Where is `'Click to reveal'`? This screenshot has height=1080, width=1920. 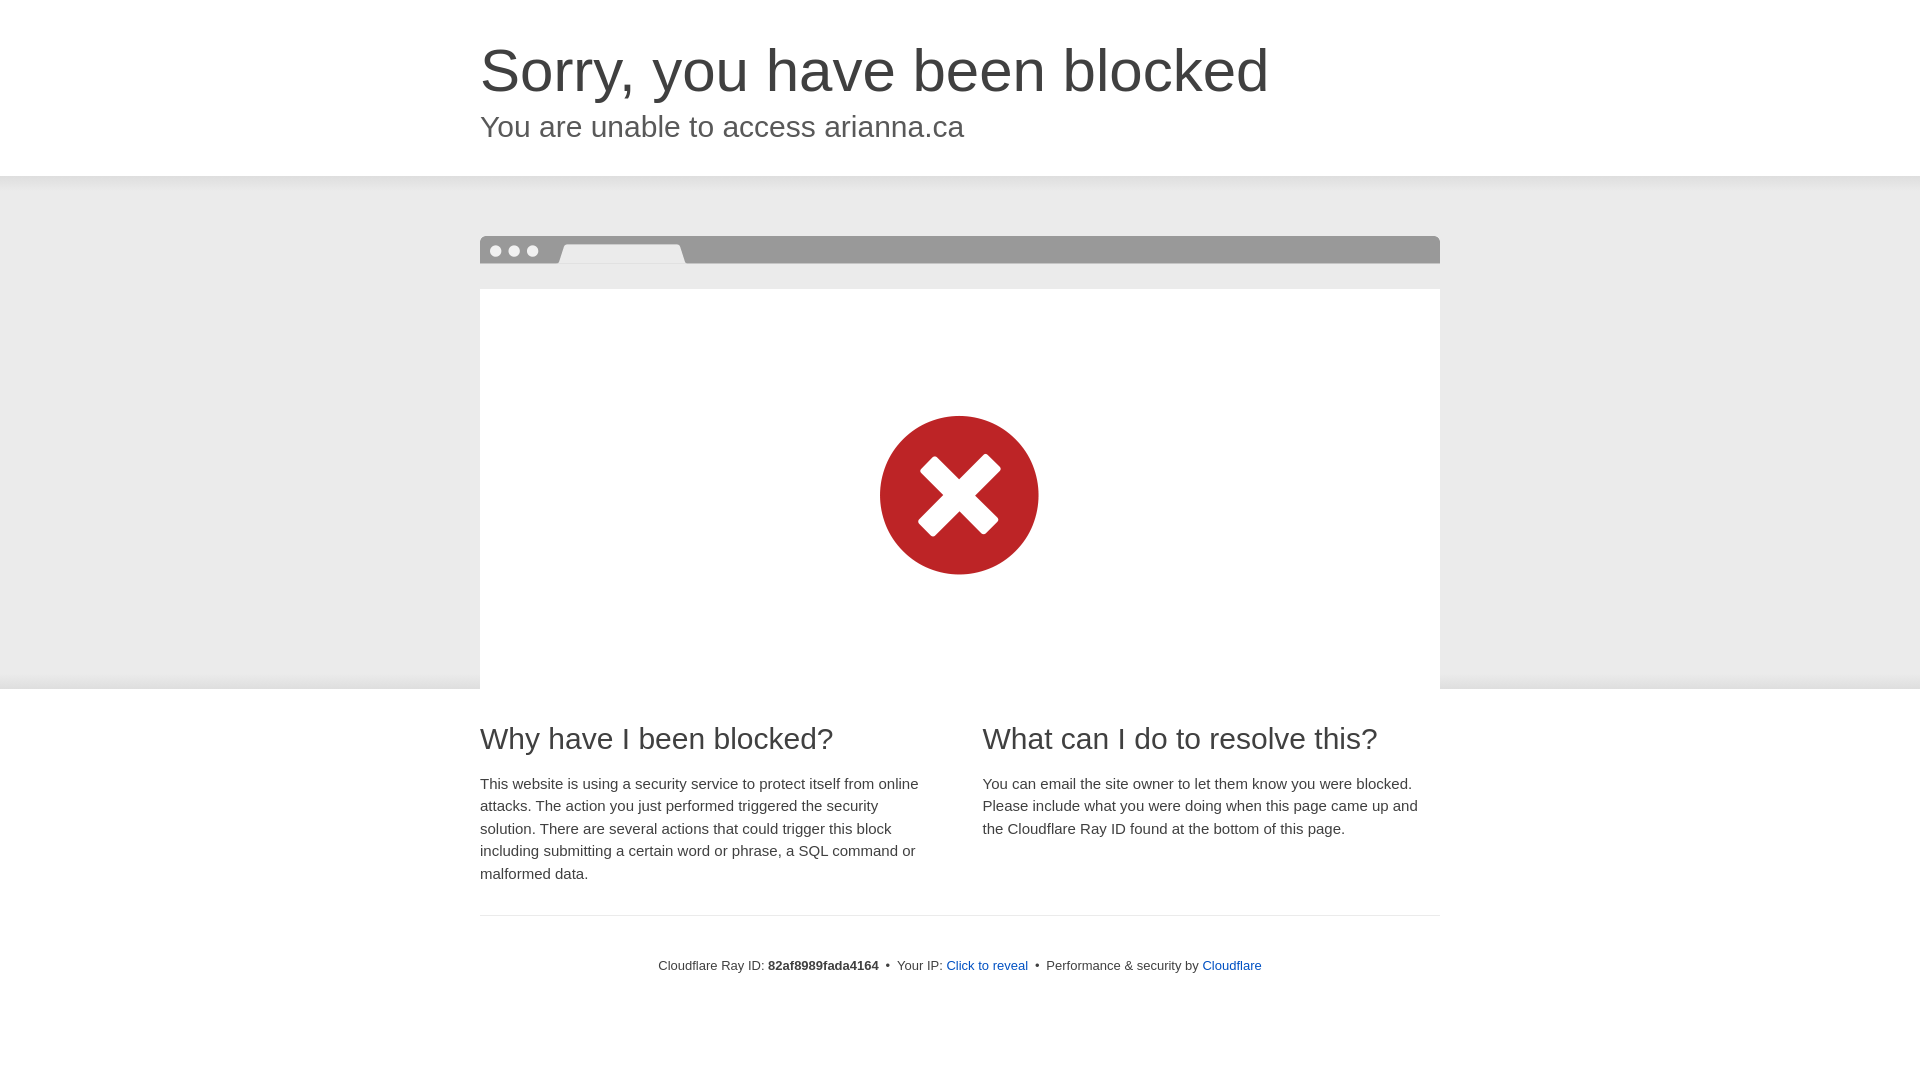
'Click to reveal' is located at coordinates (987, 964).